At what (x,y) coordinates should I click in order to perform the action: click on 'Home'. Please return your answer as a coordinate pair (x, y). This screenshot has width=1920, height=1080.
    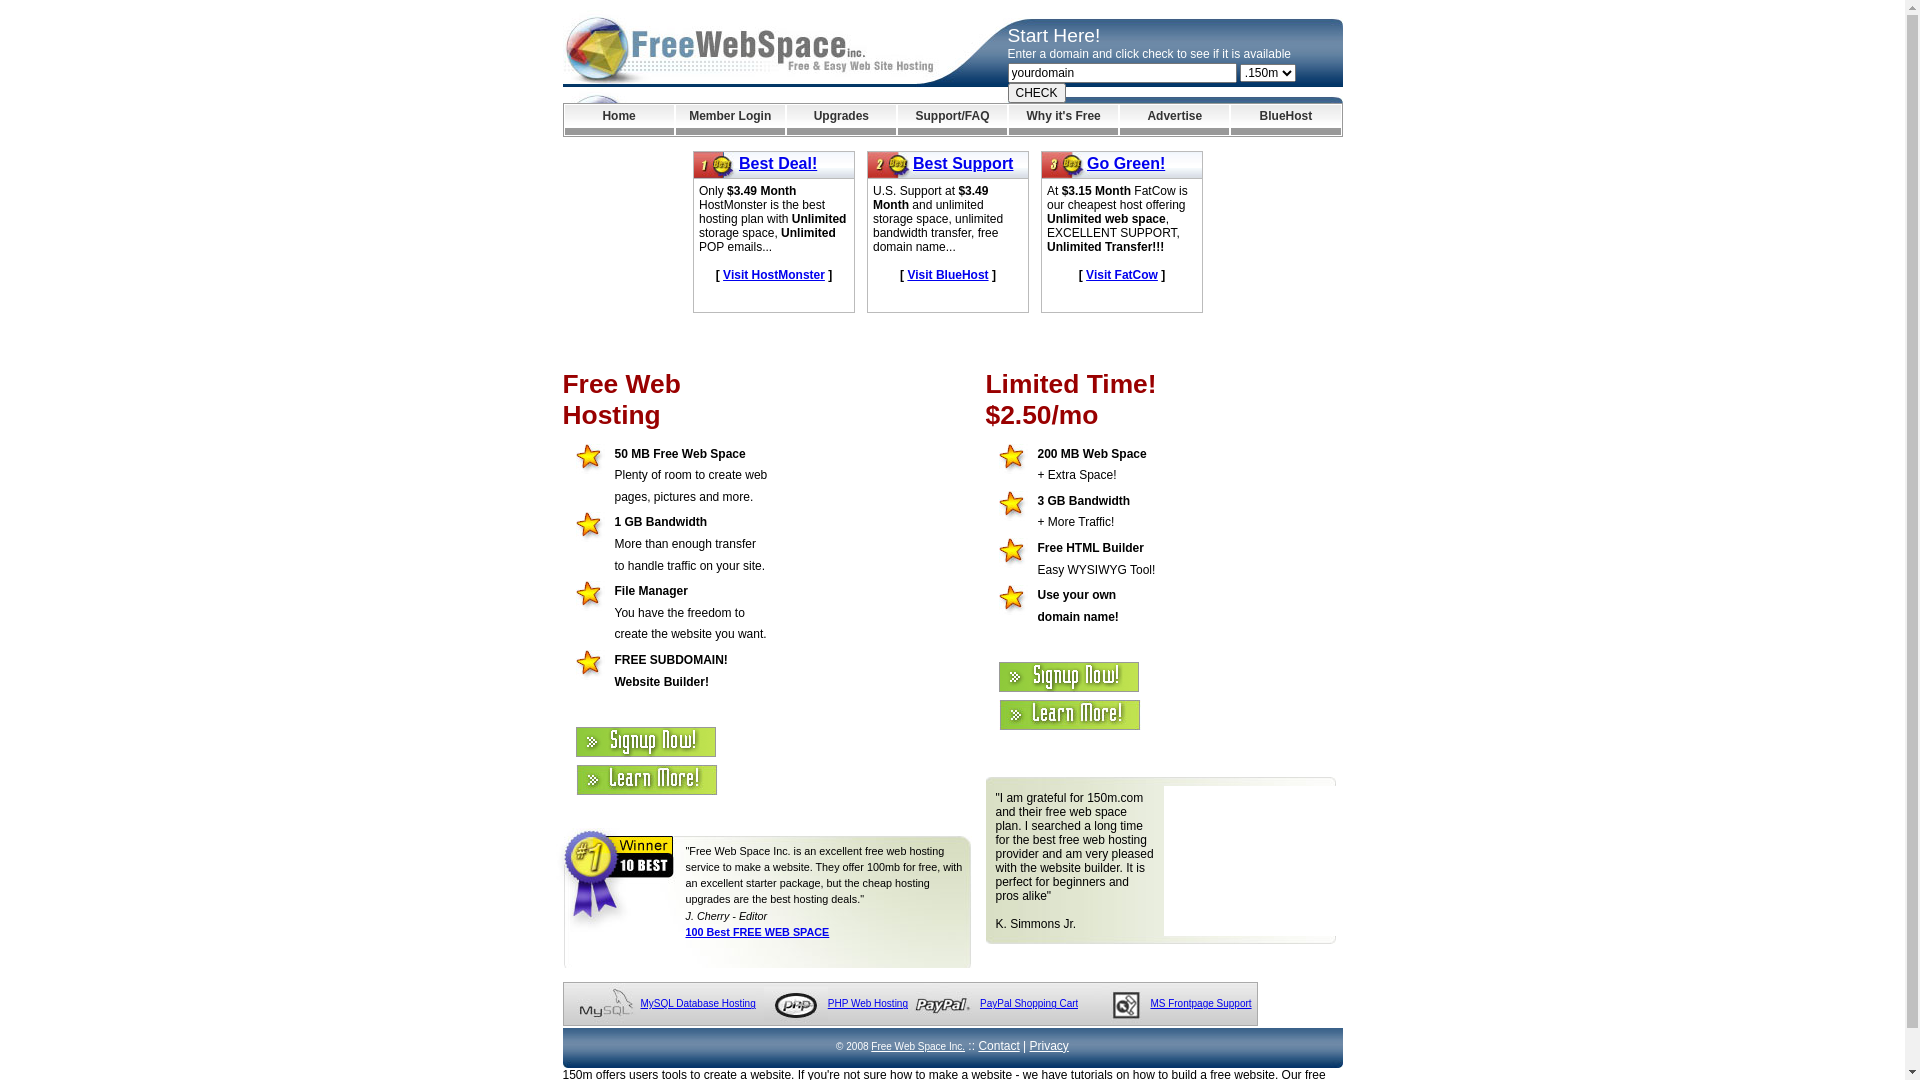
    Looking at the image, I should click on (617, 119).